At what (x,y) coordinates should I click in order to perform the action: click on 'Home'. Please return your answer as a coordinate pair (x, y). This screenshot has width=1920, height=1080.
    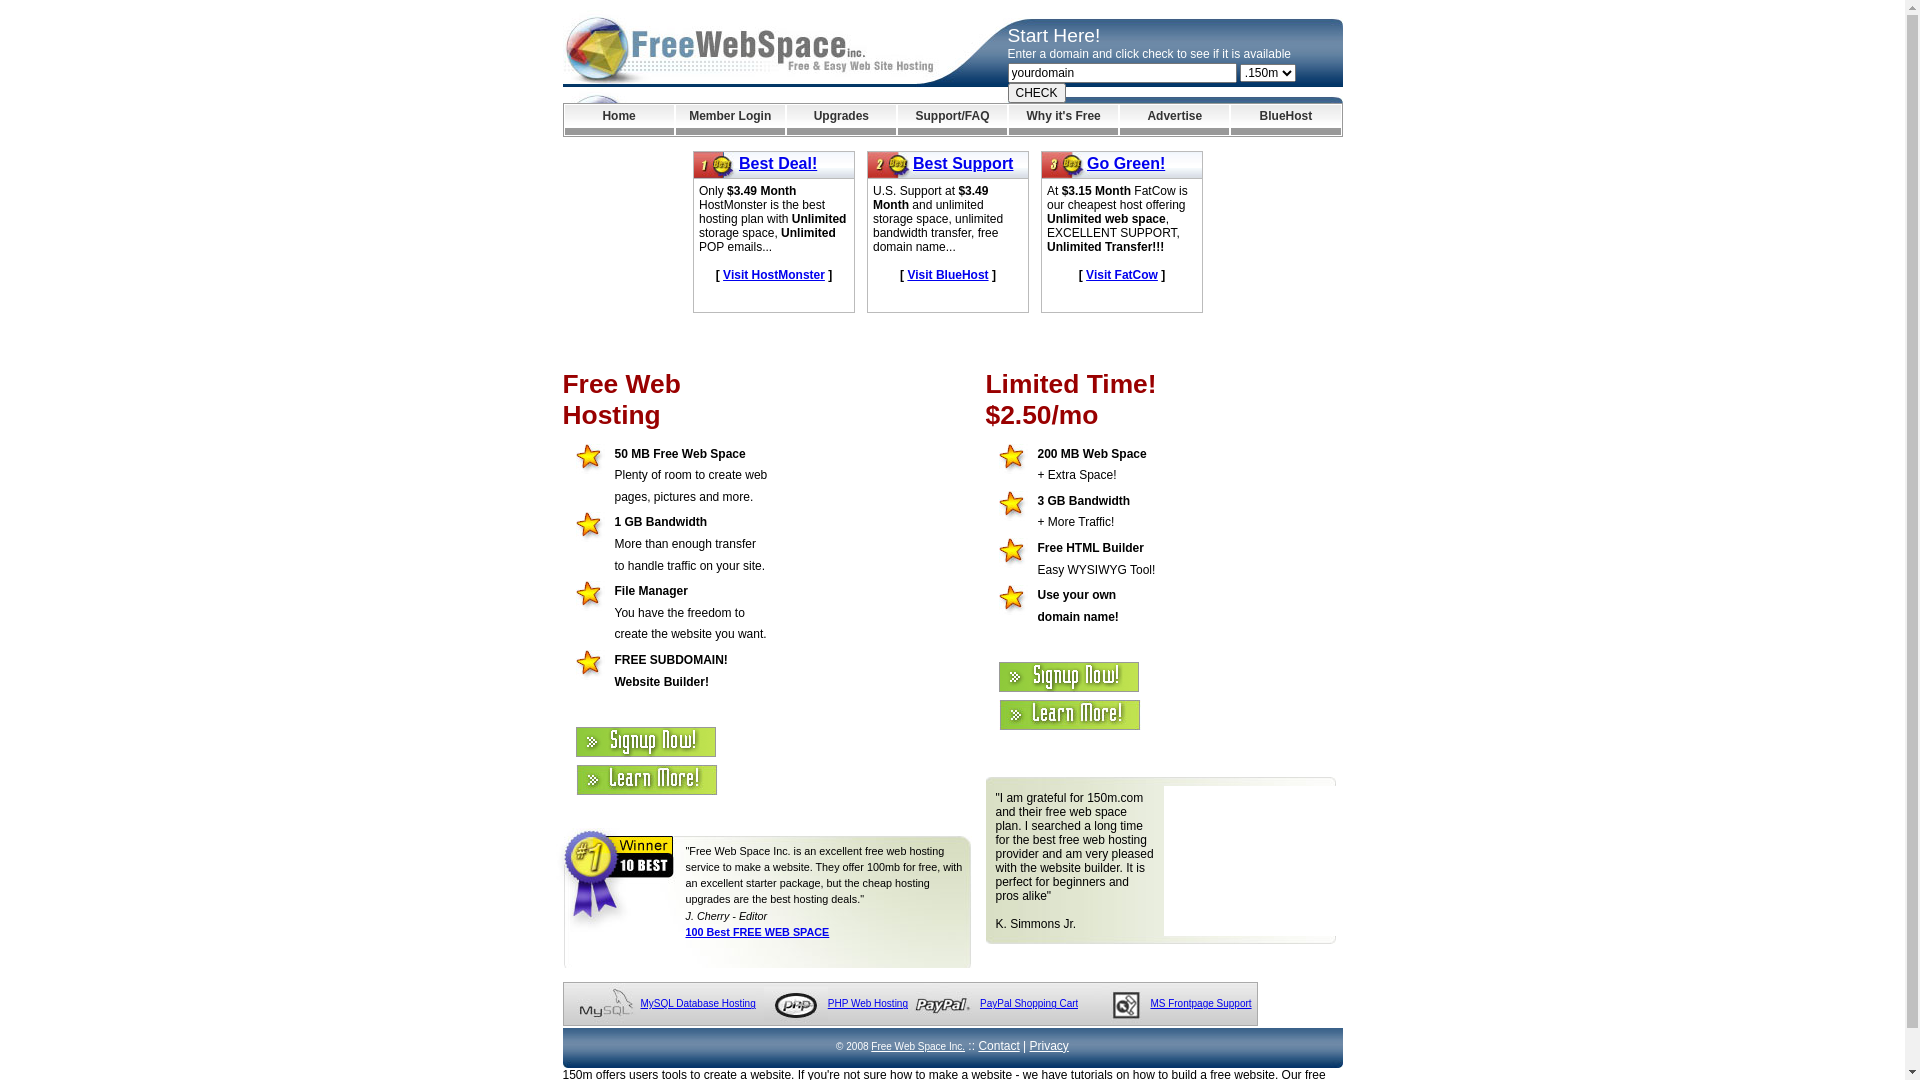
    Looking at the image, I should click on (617, 119).